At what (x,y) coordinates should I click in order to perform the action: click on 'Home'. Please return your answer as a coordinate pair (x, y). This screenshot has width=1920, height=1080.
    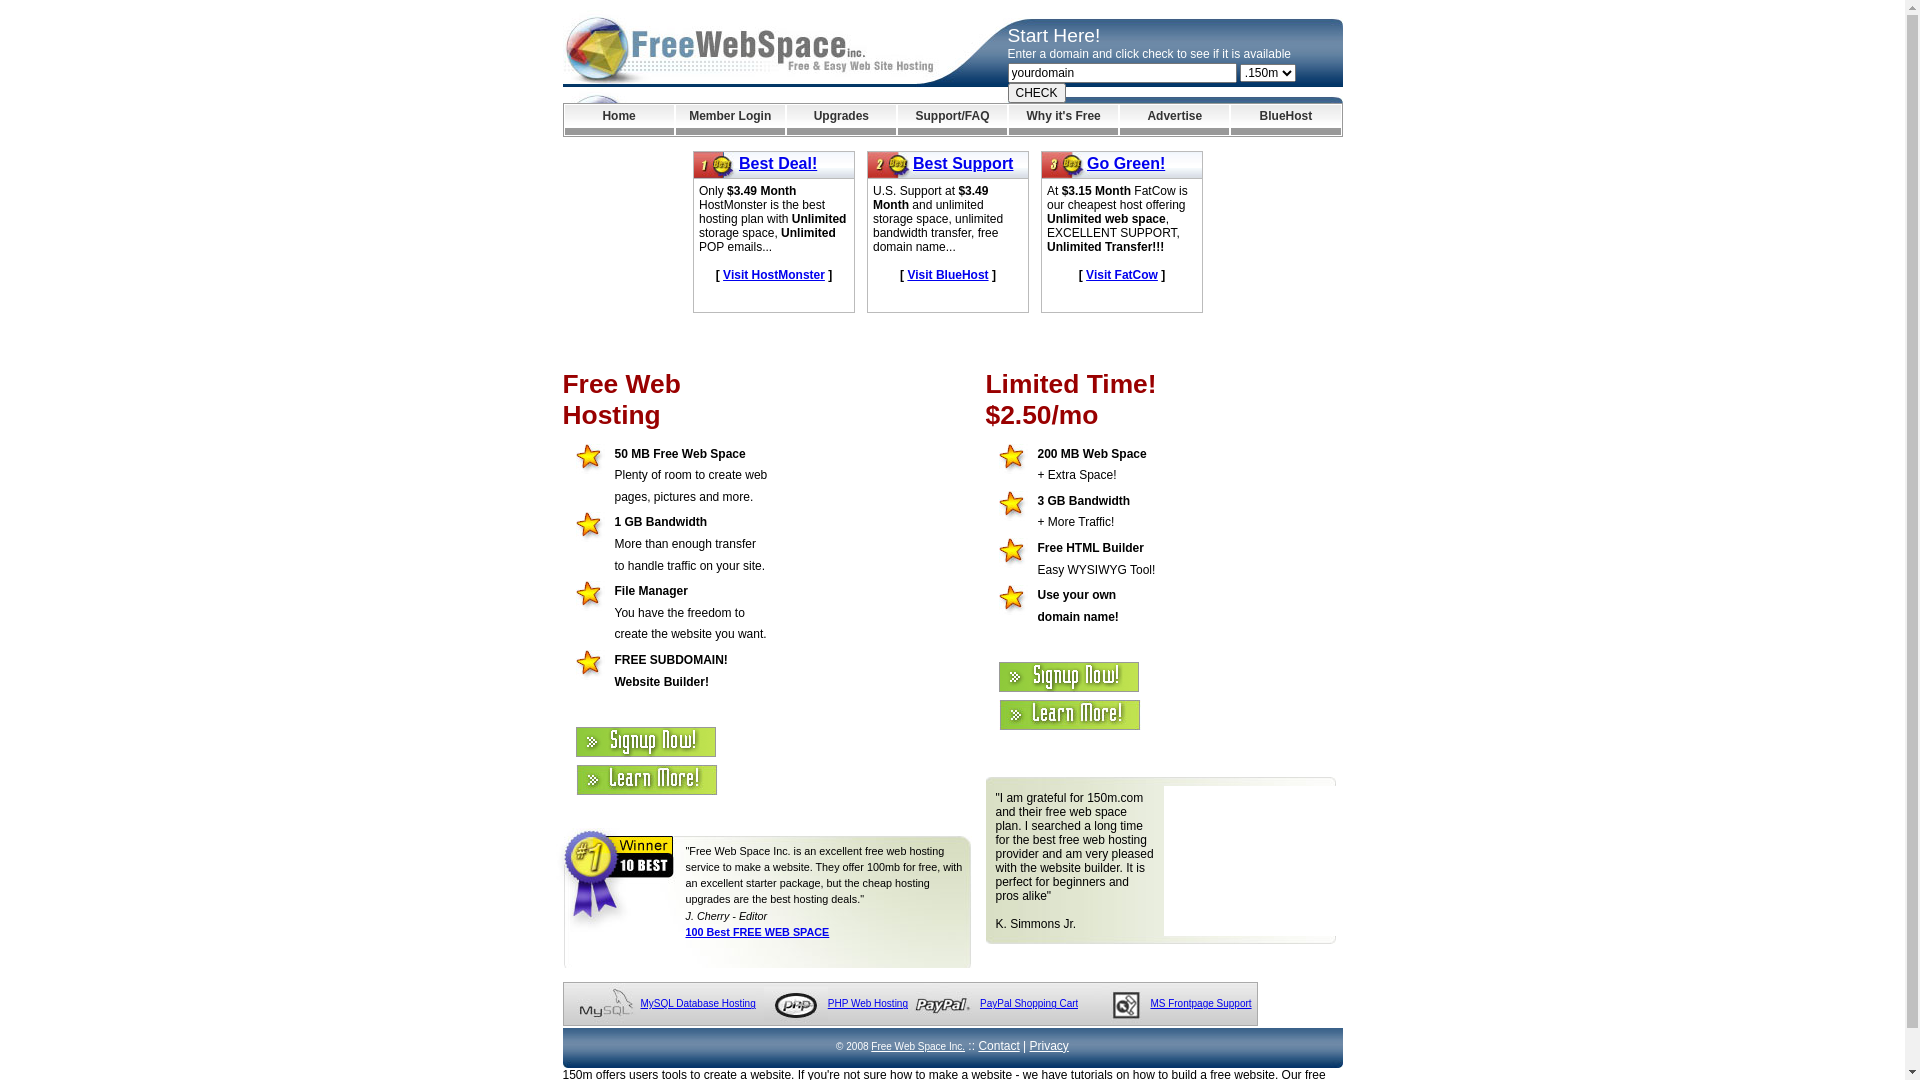
    Looking at the image, I should click on (617, 119).